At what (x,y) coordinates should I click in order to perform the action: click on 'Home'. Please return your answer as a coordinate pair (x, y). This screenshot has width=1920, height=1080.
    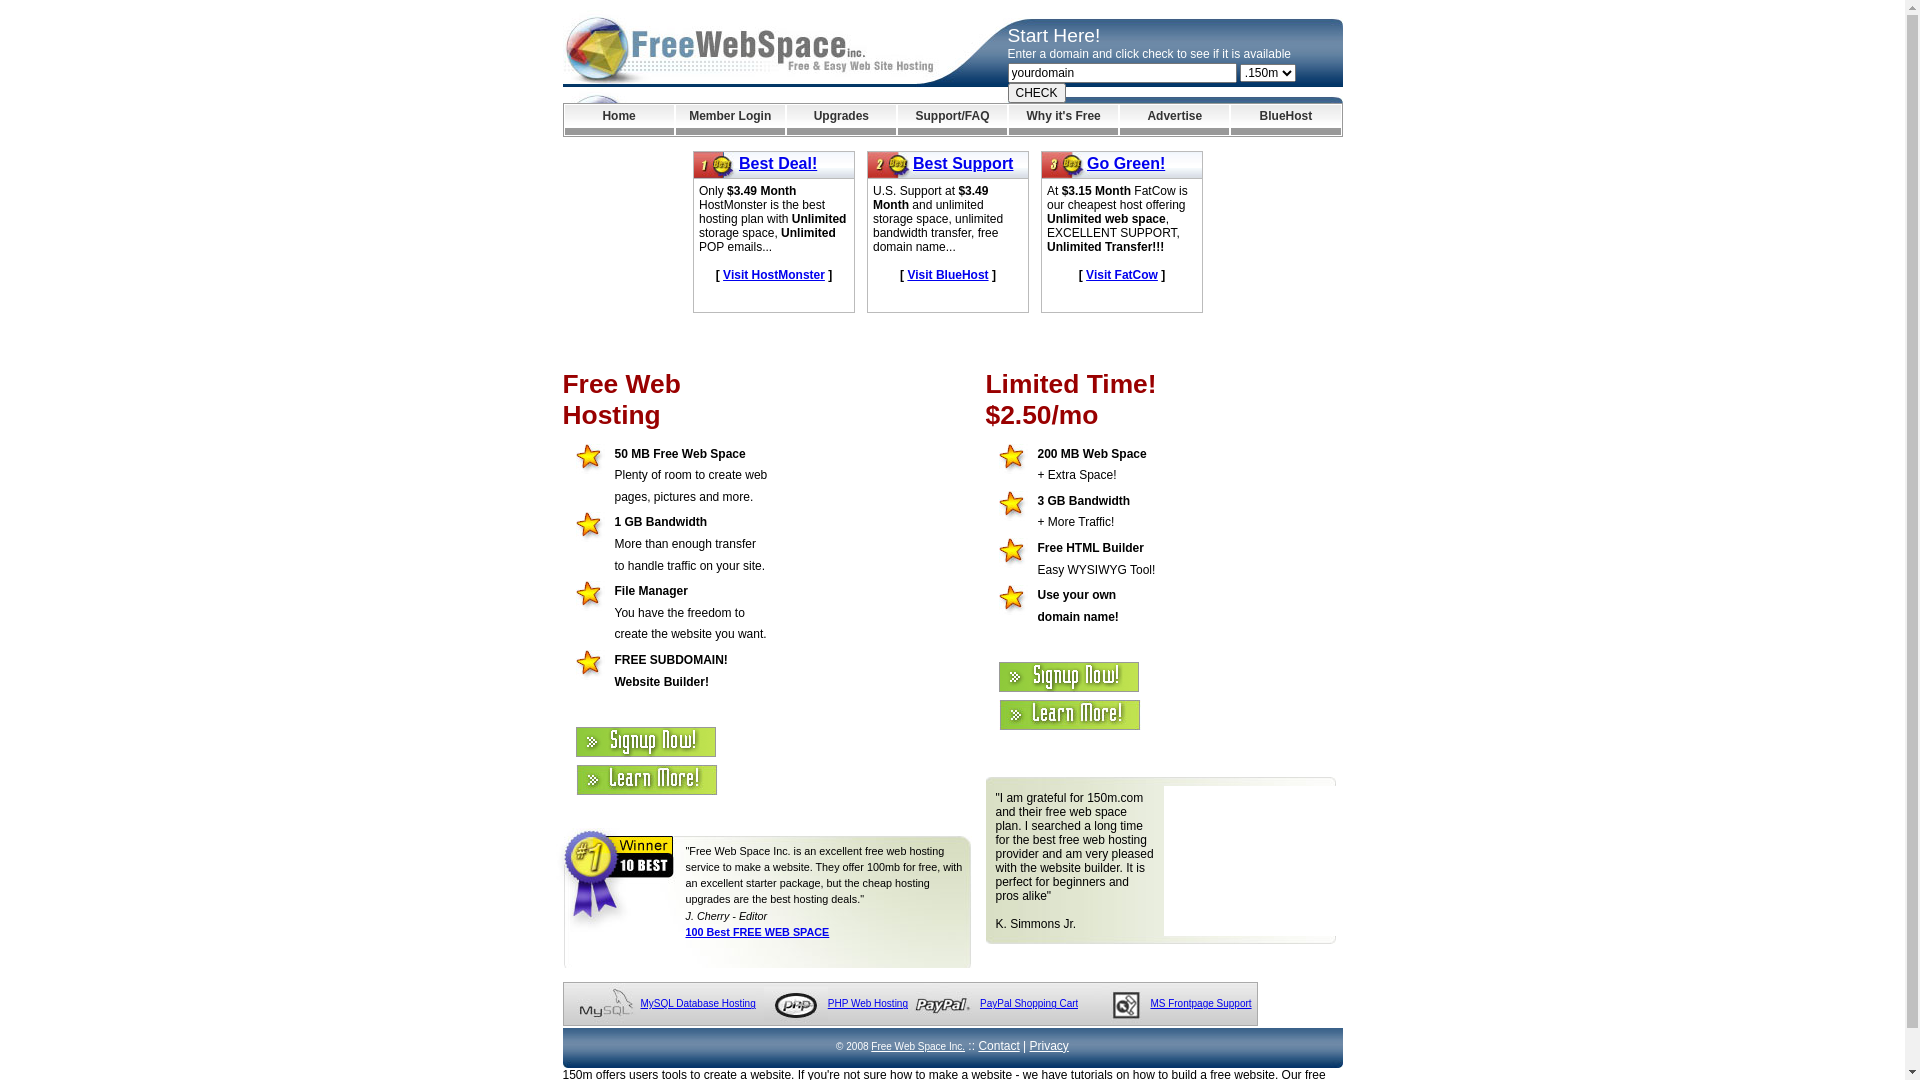
    Looking at the image, I should click on (617, 119).